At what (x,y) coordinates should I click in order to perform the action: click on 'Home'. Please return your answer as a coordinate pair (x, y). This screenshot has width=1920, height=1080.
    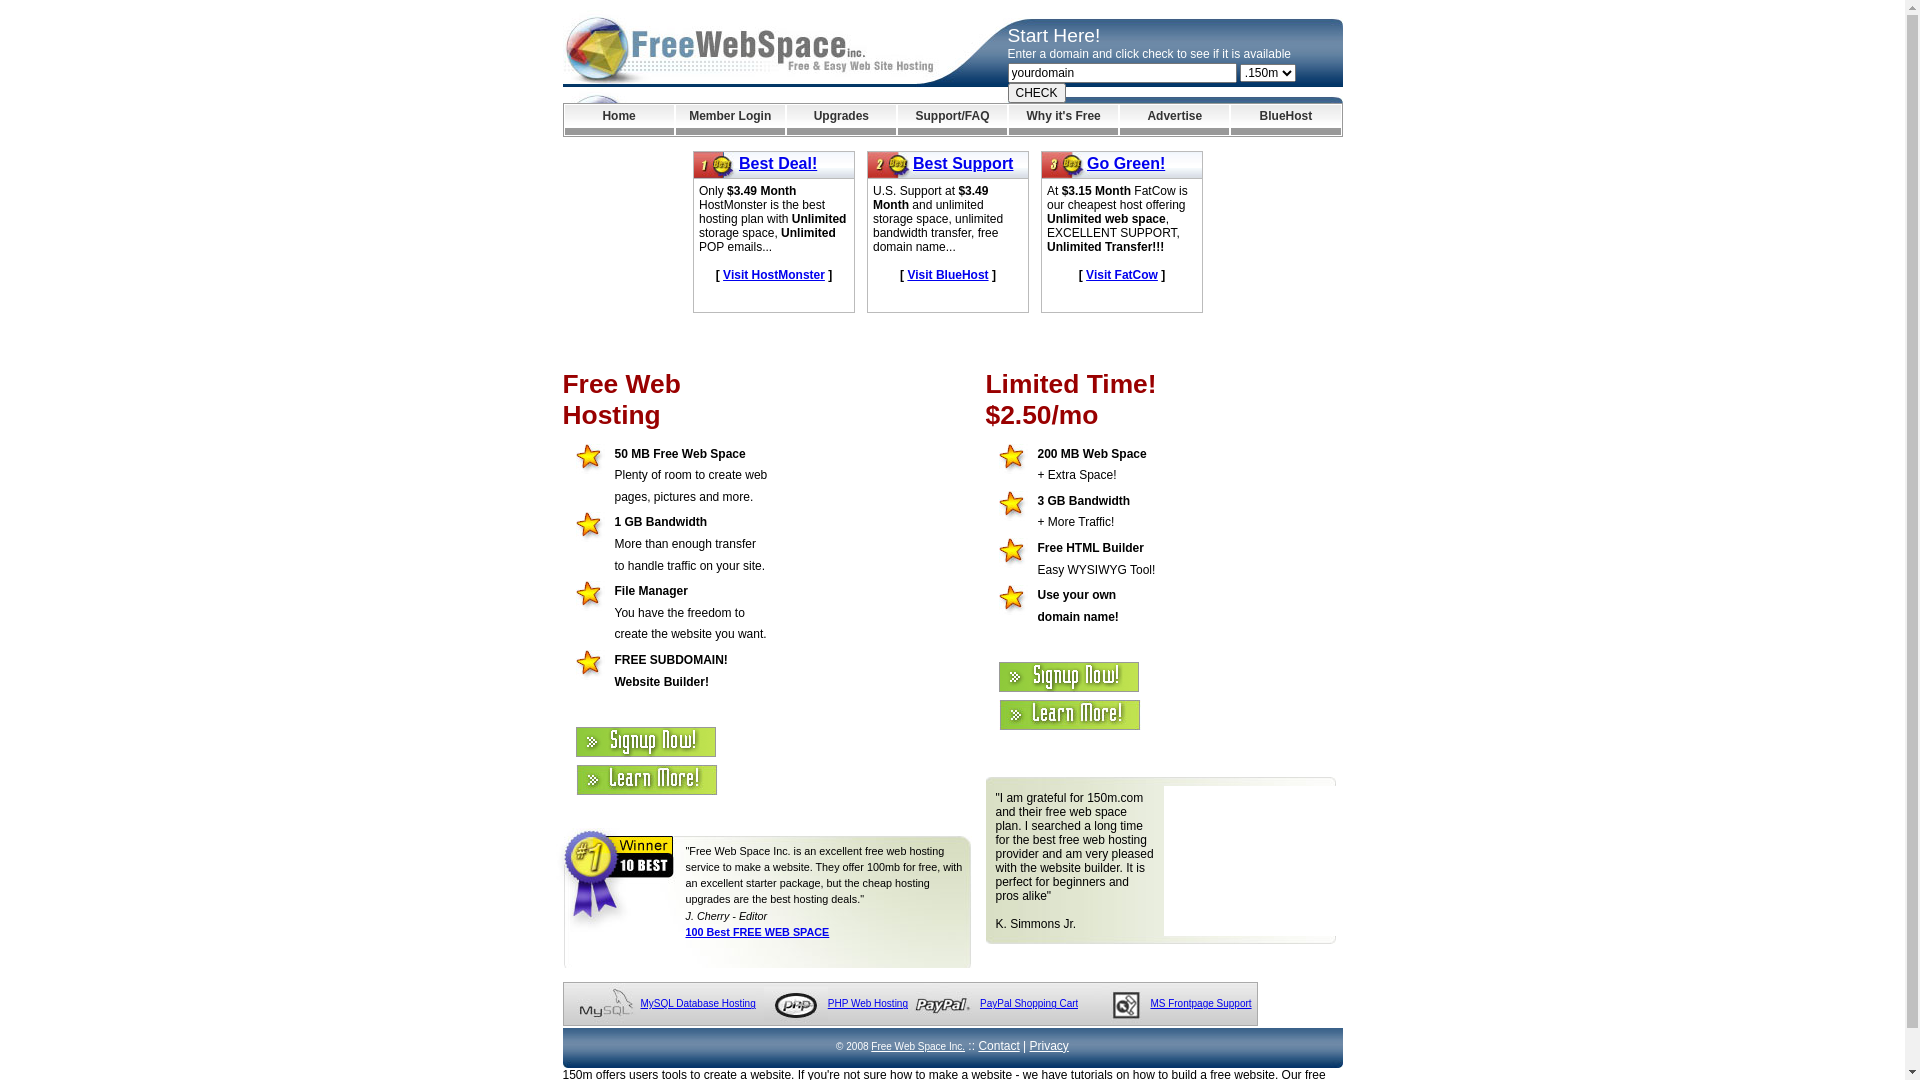
    Looking at the image, I should click on (617, 119).